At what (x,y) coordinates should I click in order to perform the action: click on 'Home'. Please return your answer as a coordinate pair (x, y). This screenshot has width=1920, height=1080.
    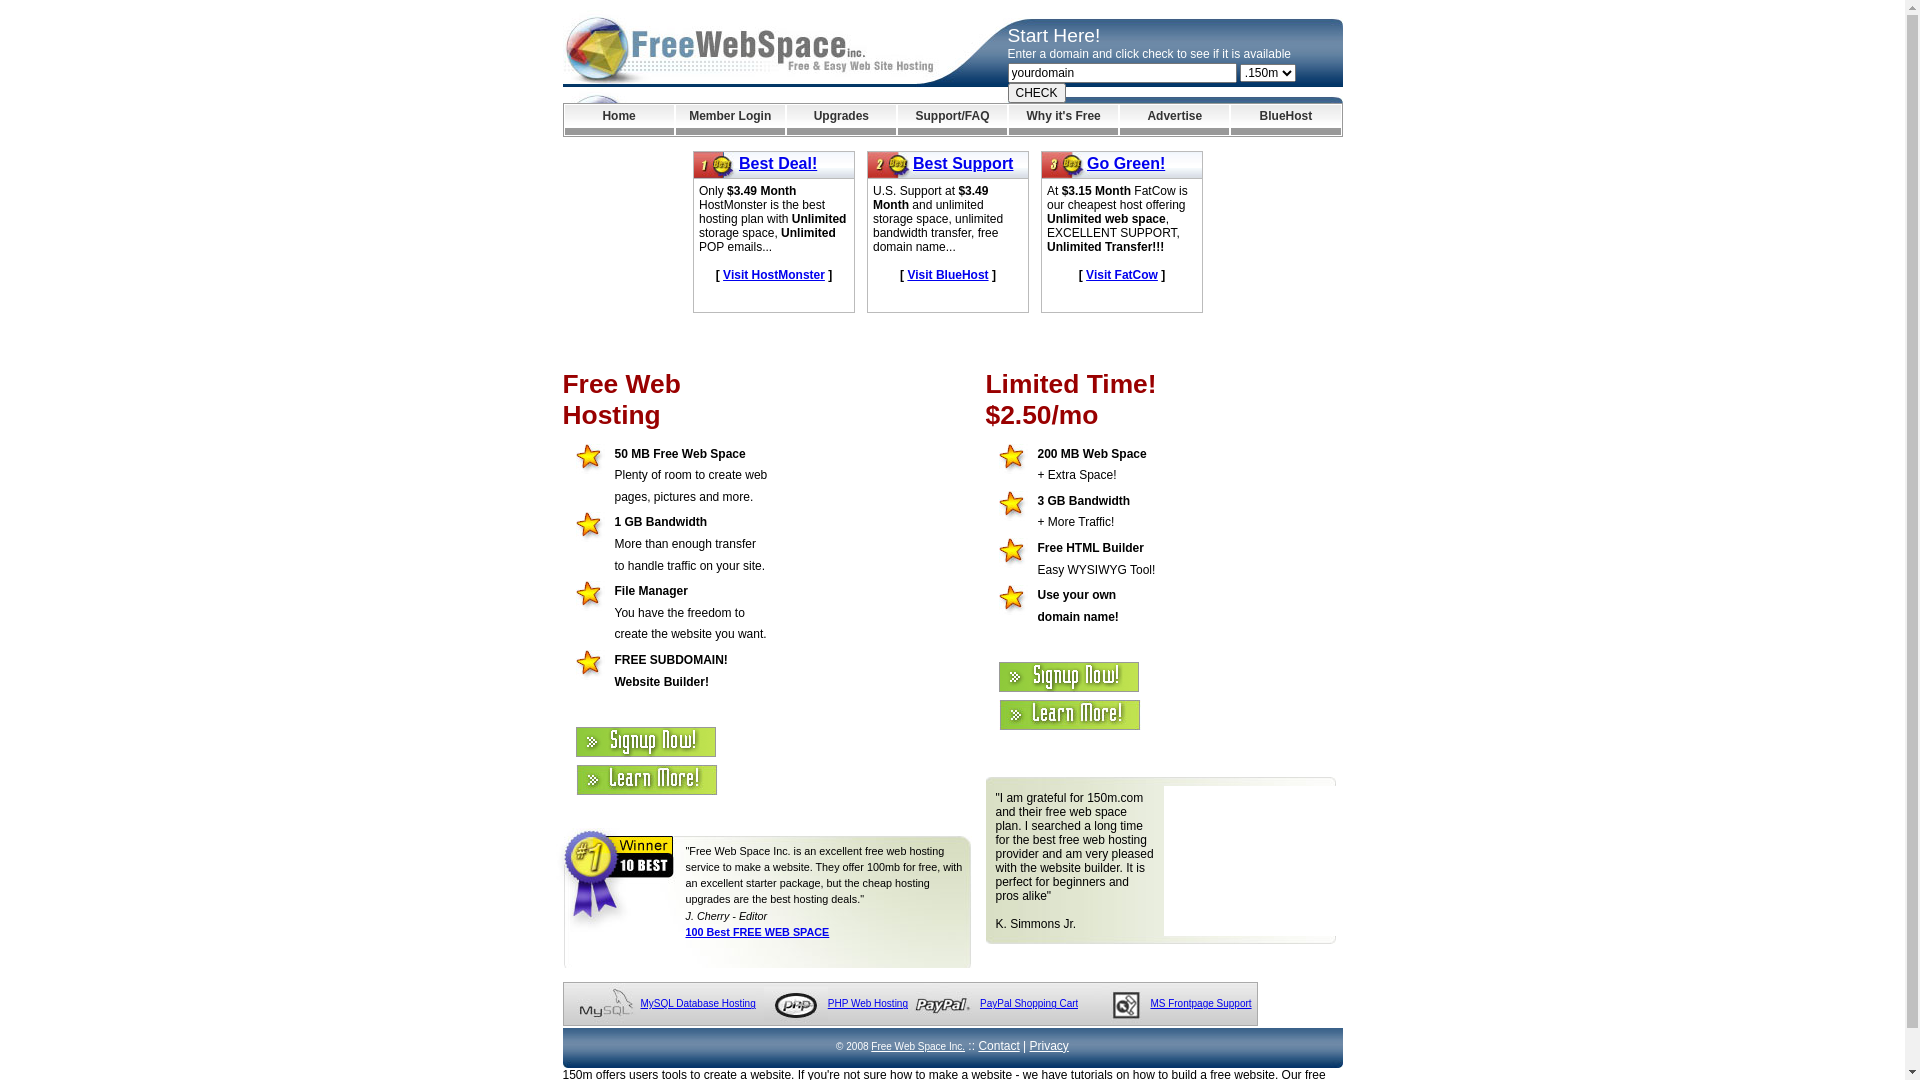
    Looking at the image, I should click on (617, 119).